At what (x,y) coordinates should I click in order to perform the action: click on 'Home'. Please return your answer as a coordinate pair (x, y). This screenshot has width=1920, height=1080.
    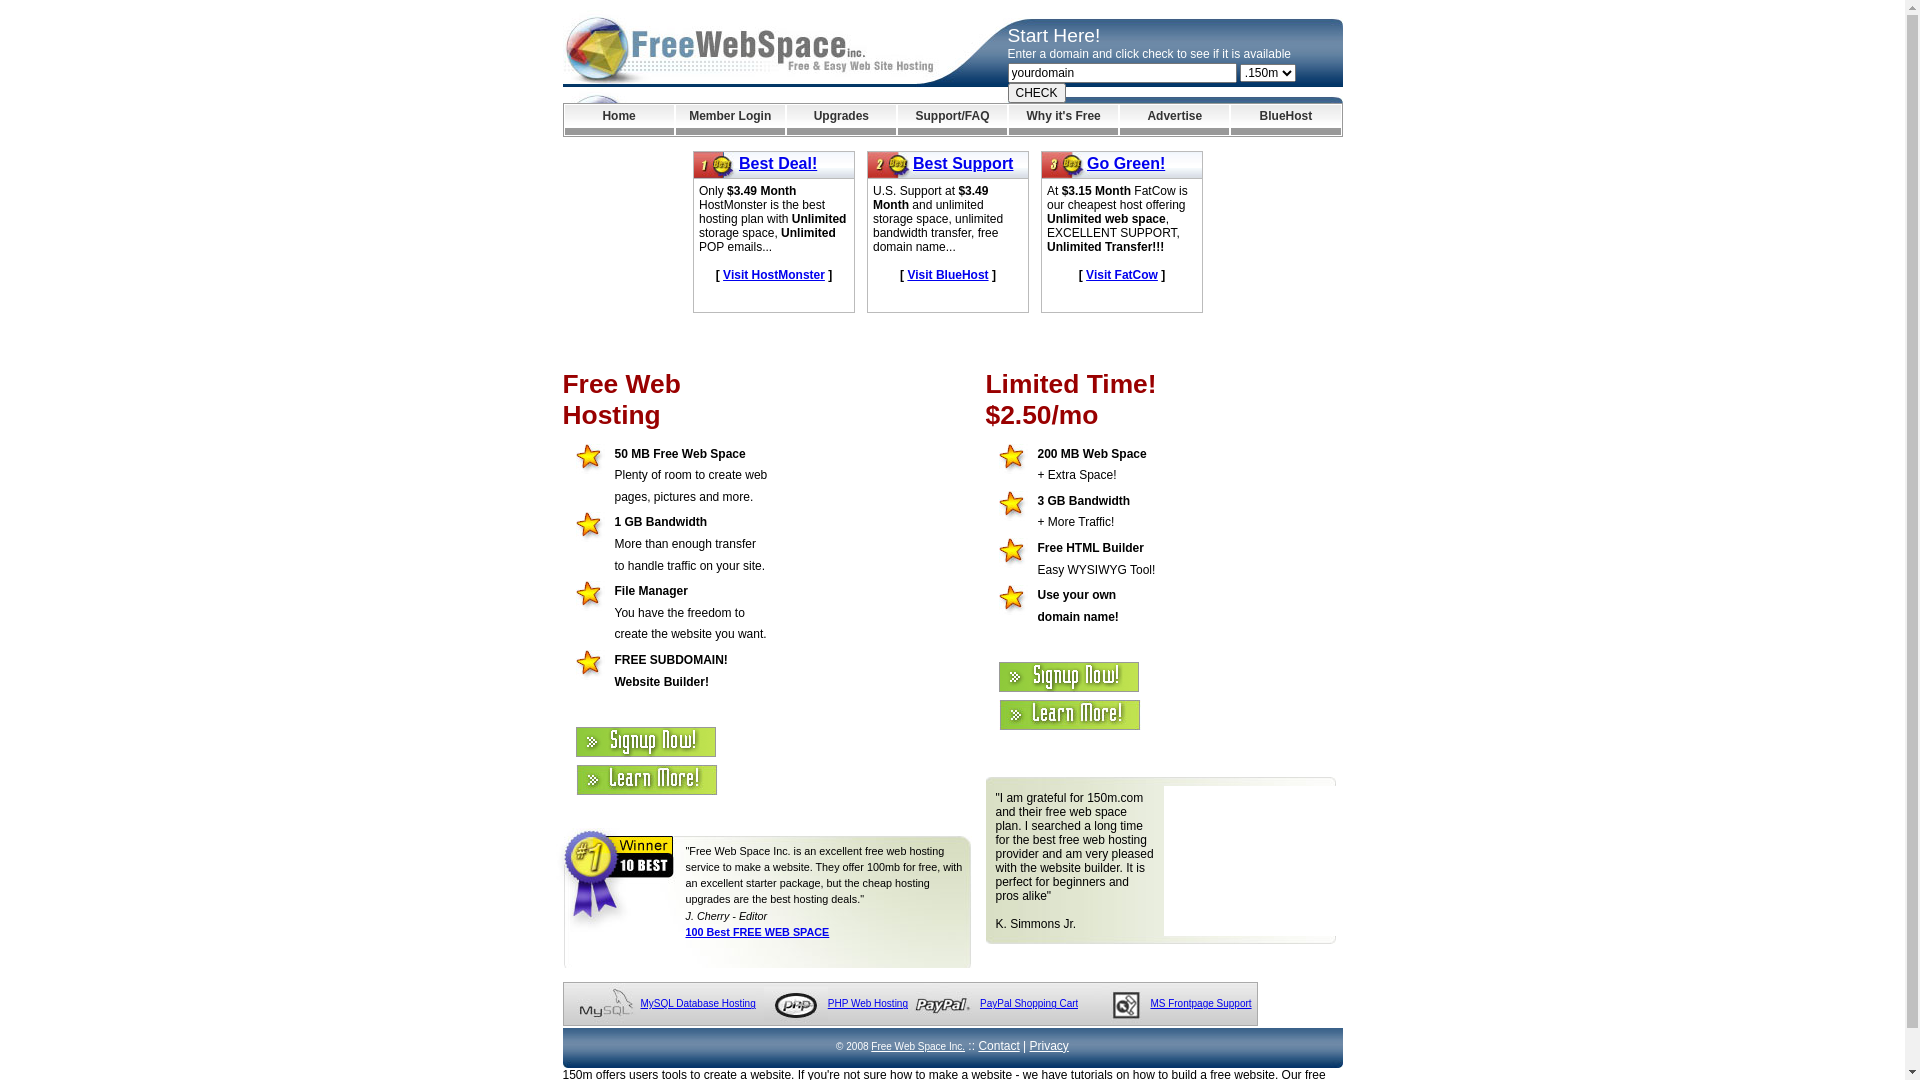
    Looking at the image, I should click on (617, 119).